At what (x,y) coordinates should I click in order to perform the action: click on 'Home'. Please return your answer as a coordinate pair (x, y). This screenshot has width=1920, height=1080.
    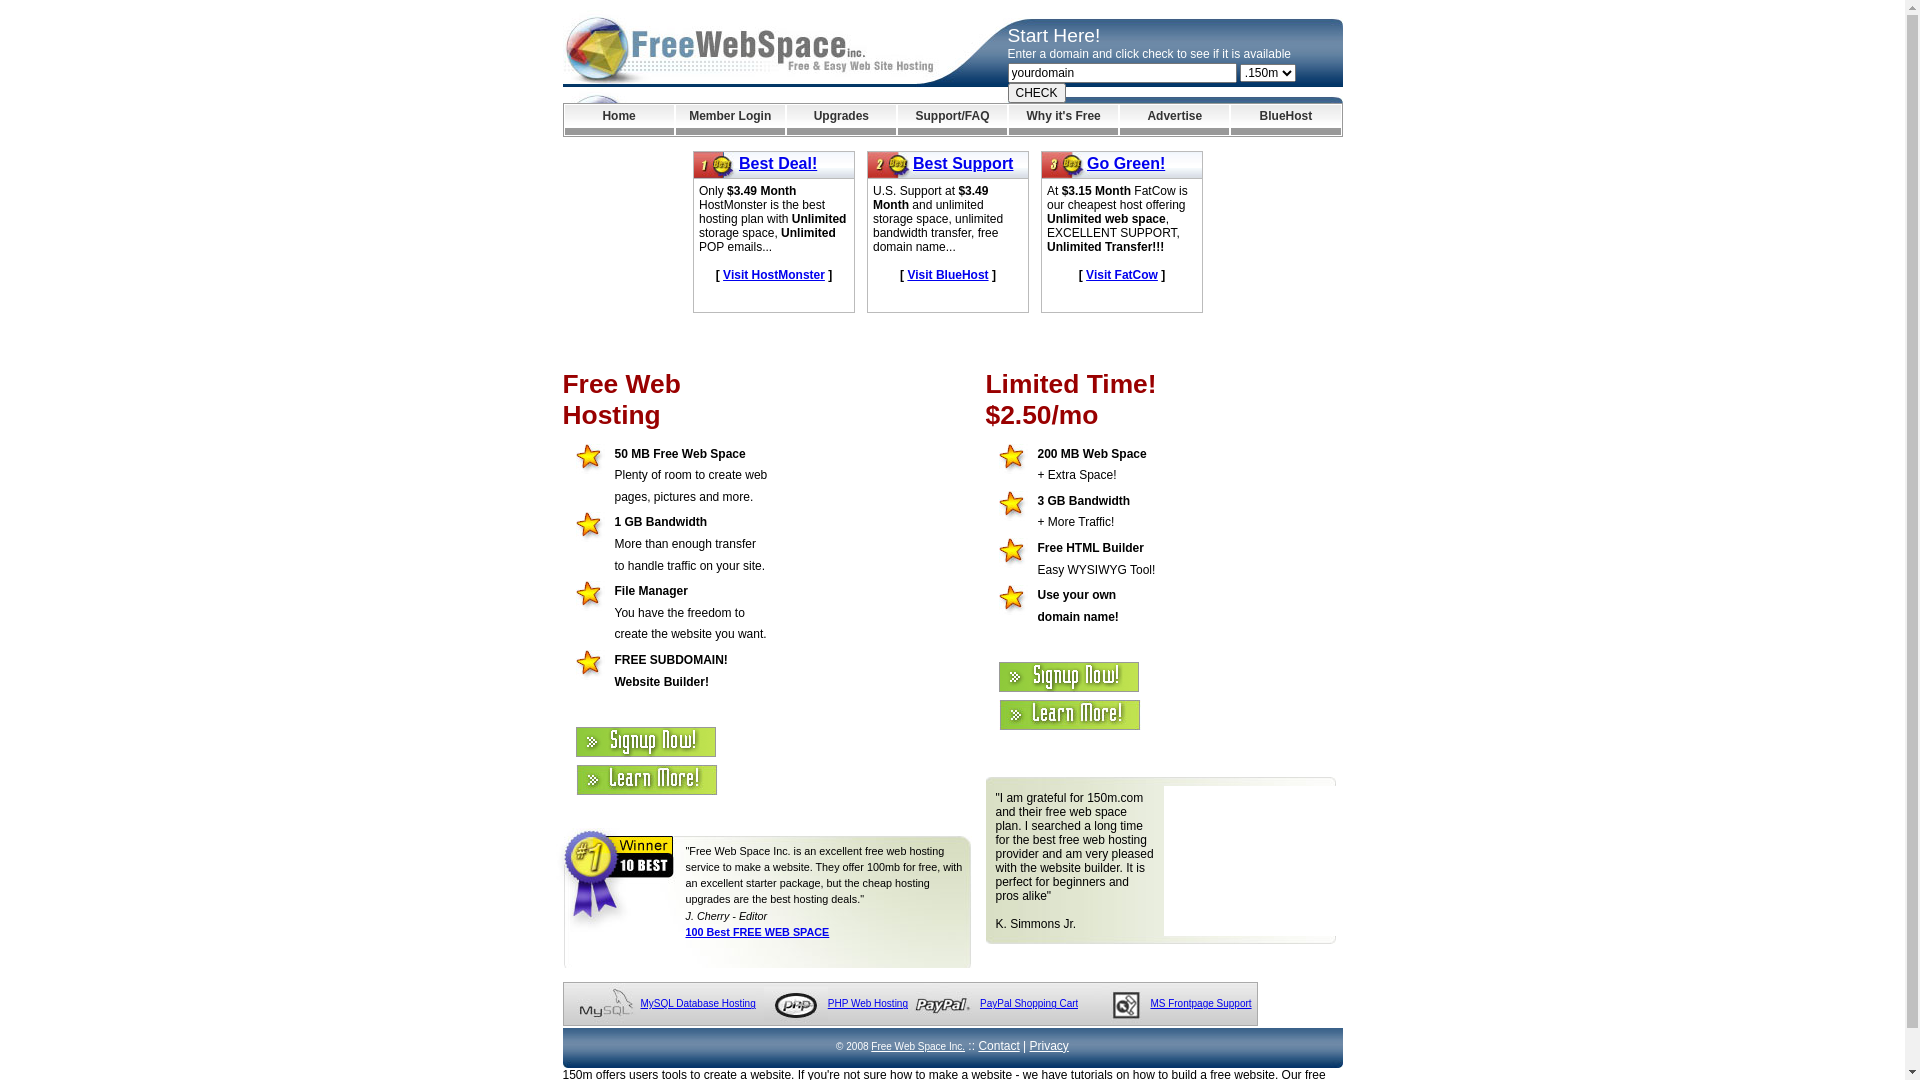
    Looking at the image, I should click on (617, 119).